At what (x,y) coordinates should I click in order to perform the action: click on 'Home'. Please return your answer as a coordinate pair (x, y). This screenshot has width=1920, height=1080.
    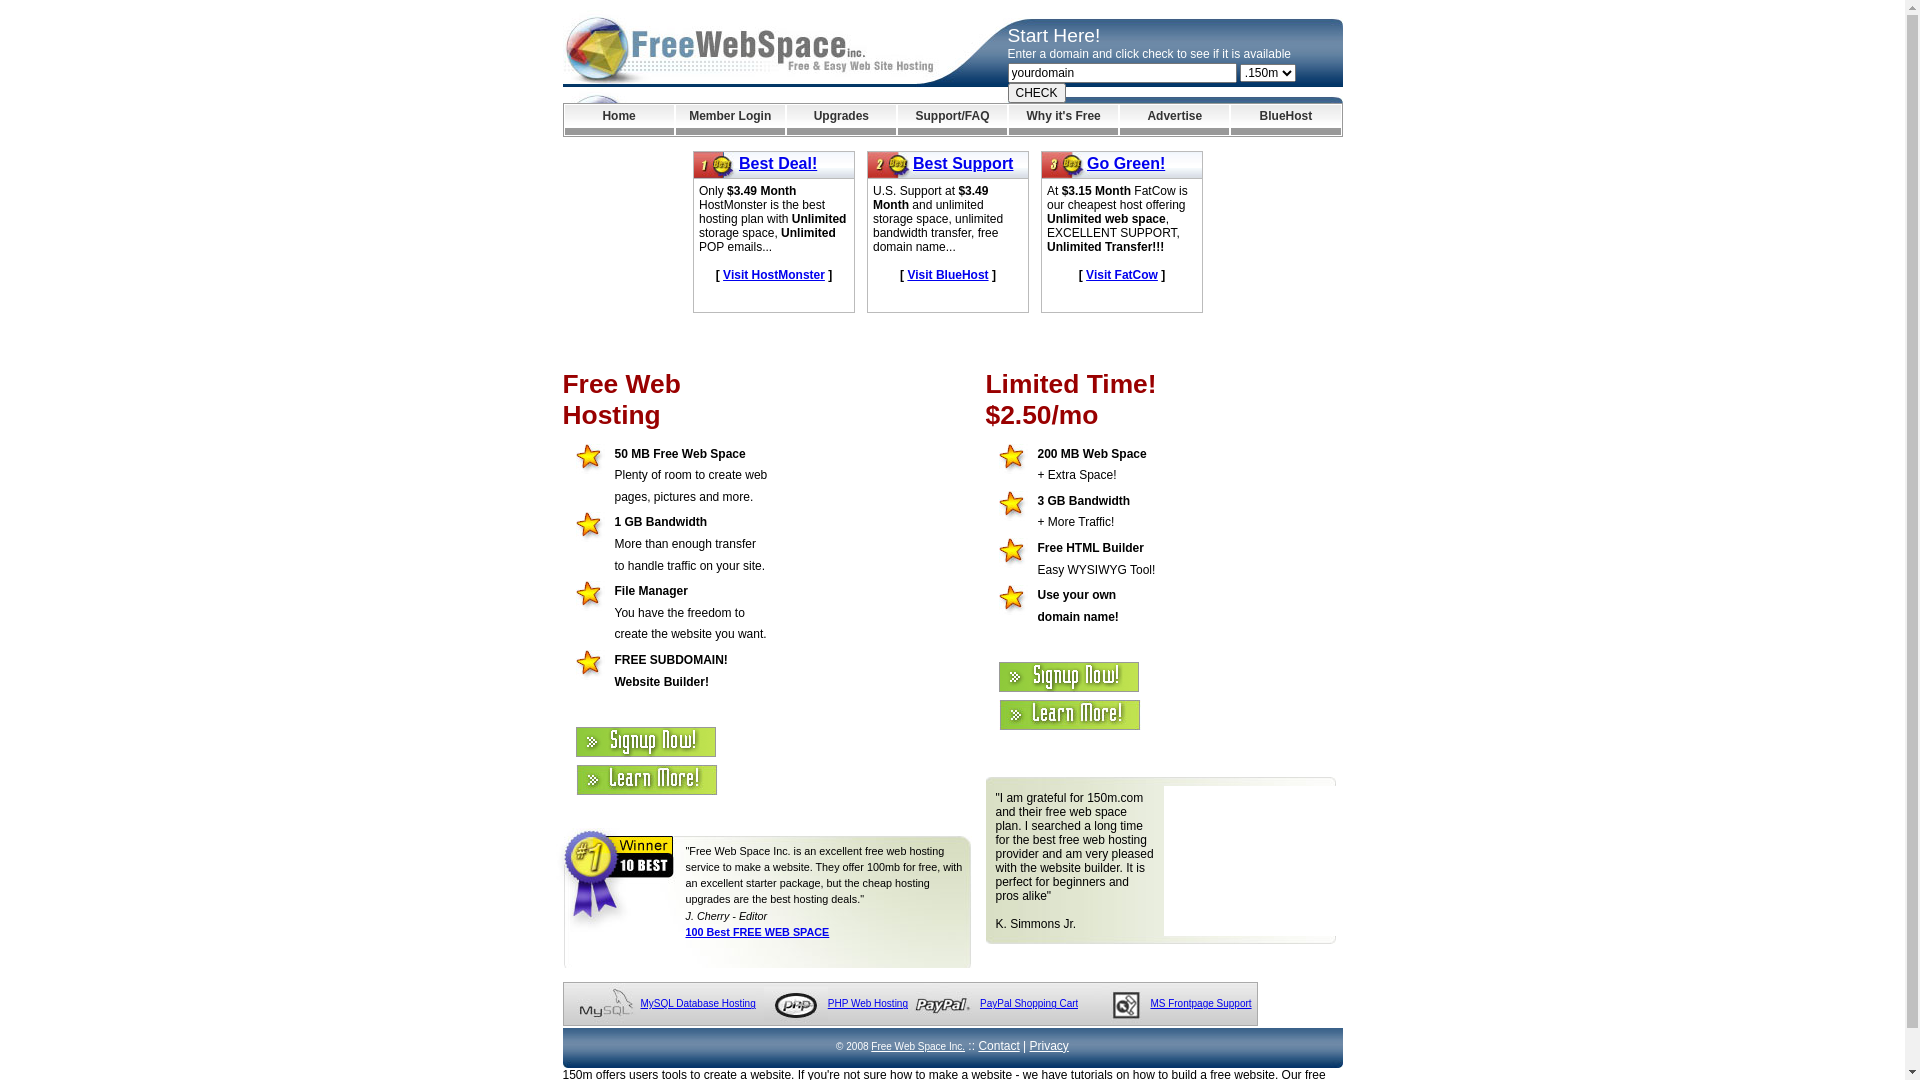
    Looking at the image, I should click on (617, 119).